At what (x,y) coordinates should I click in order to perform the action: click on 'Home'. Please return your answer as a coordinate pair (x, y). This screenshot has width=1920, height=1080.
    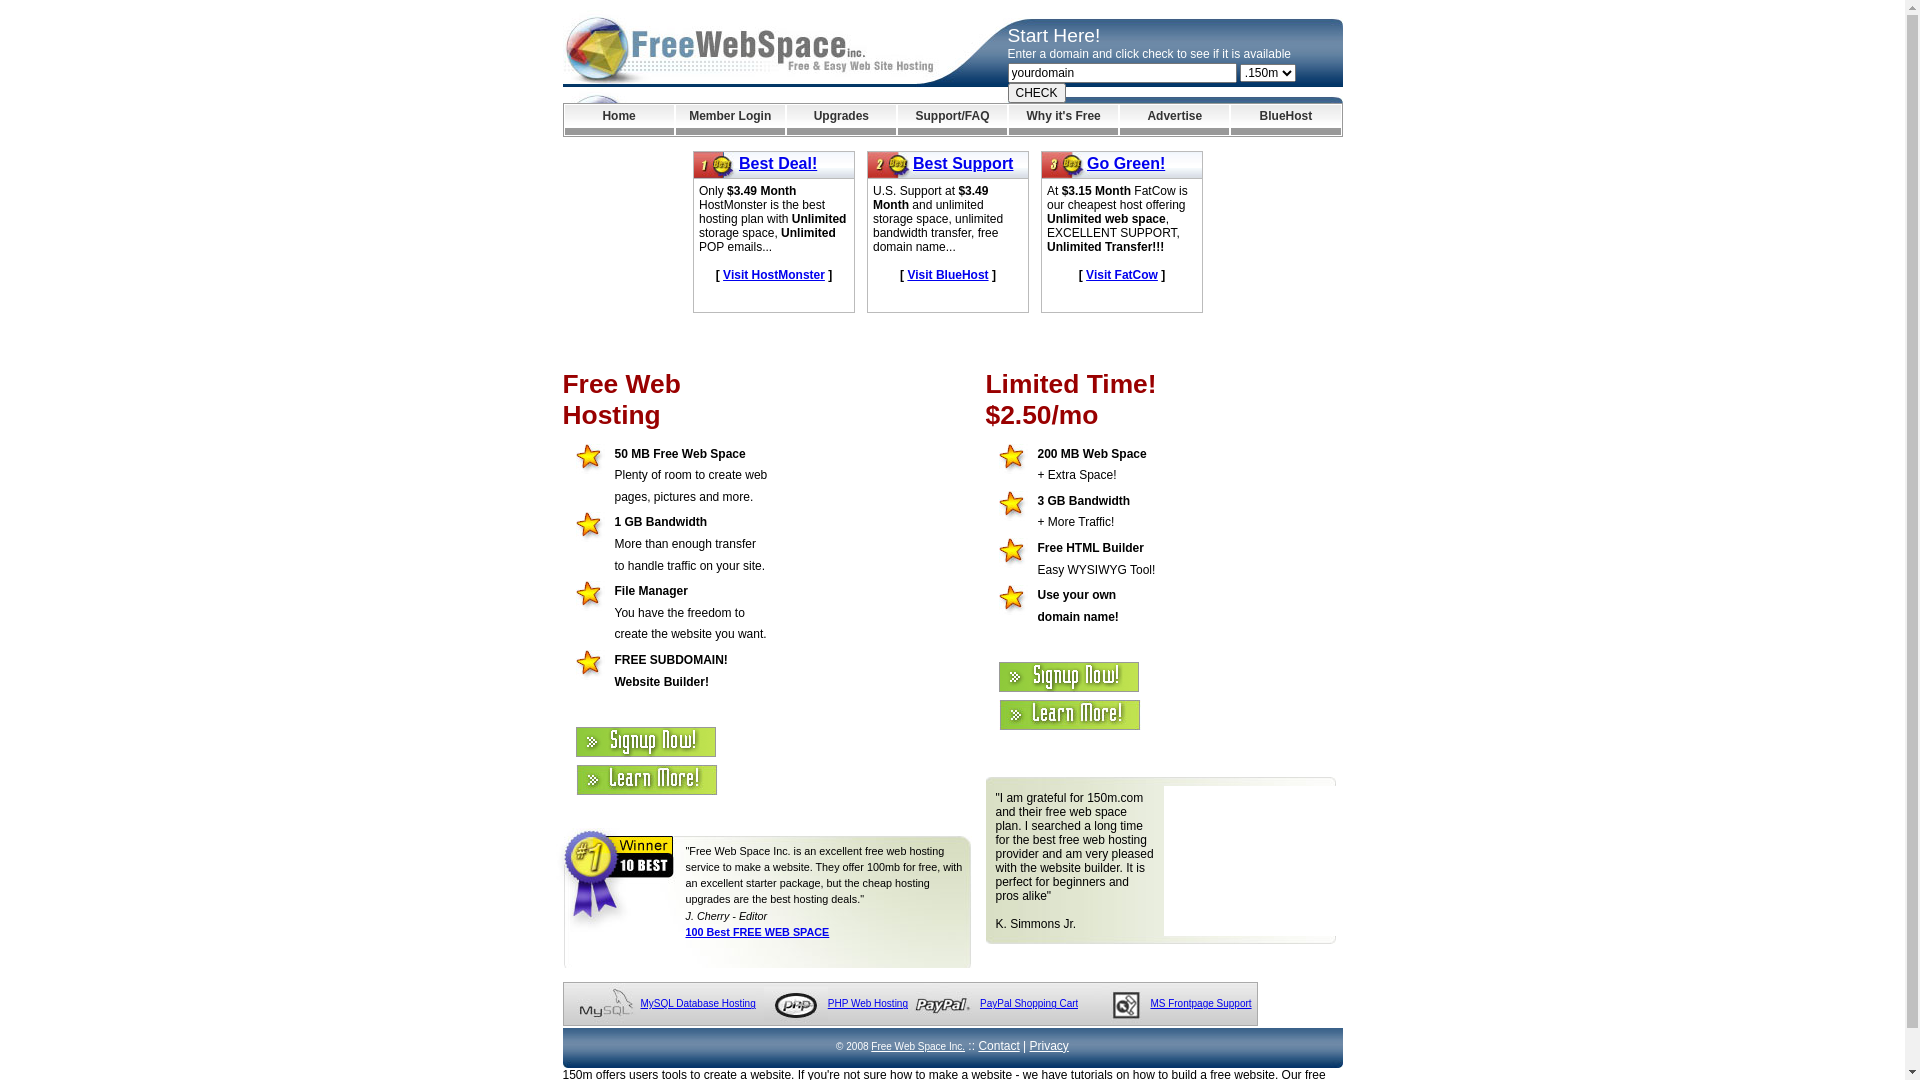
    Looking at the image, I should click on (617, 119).